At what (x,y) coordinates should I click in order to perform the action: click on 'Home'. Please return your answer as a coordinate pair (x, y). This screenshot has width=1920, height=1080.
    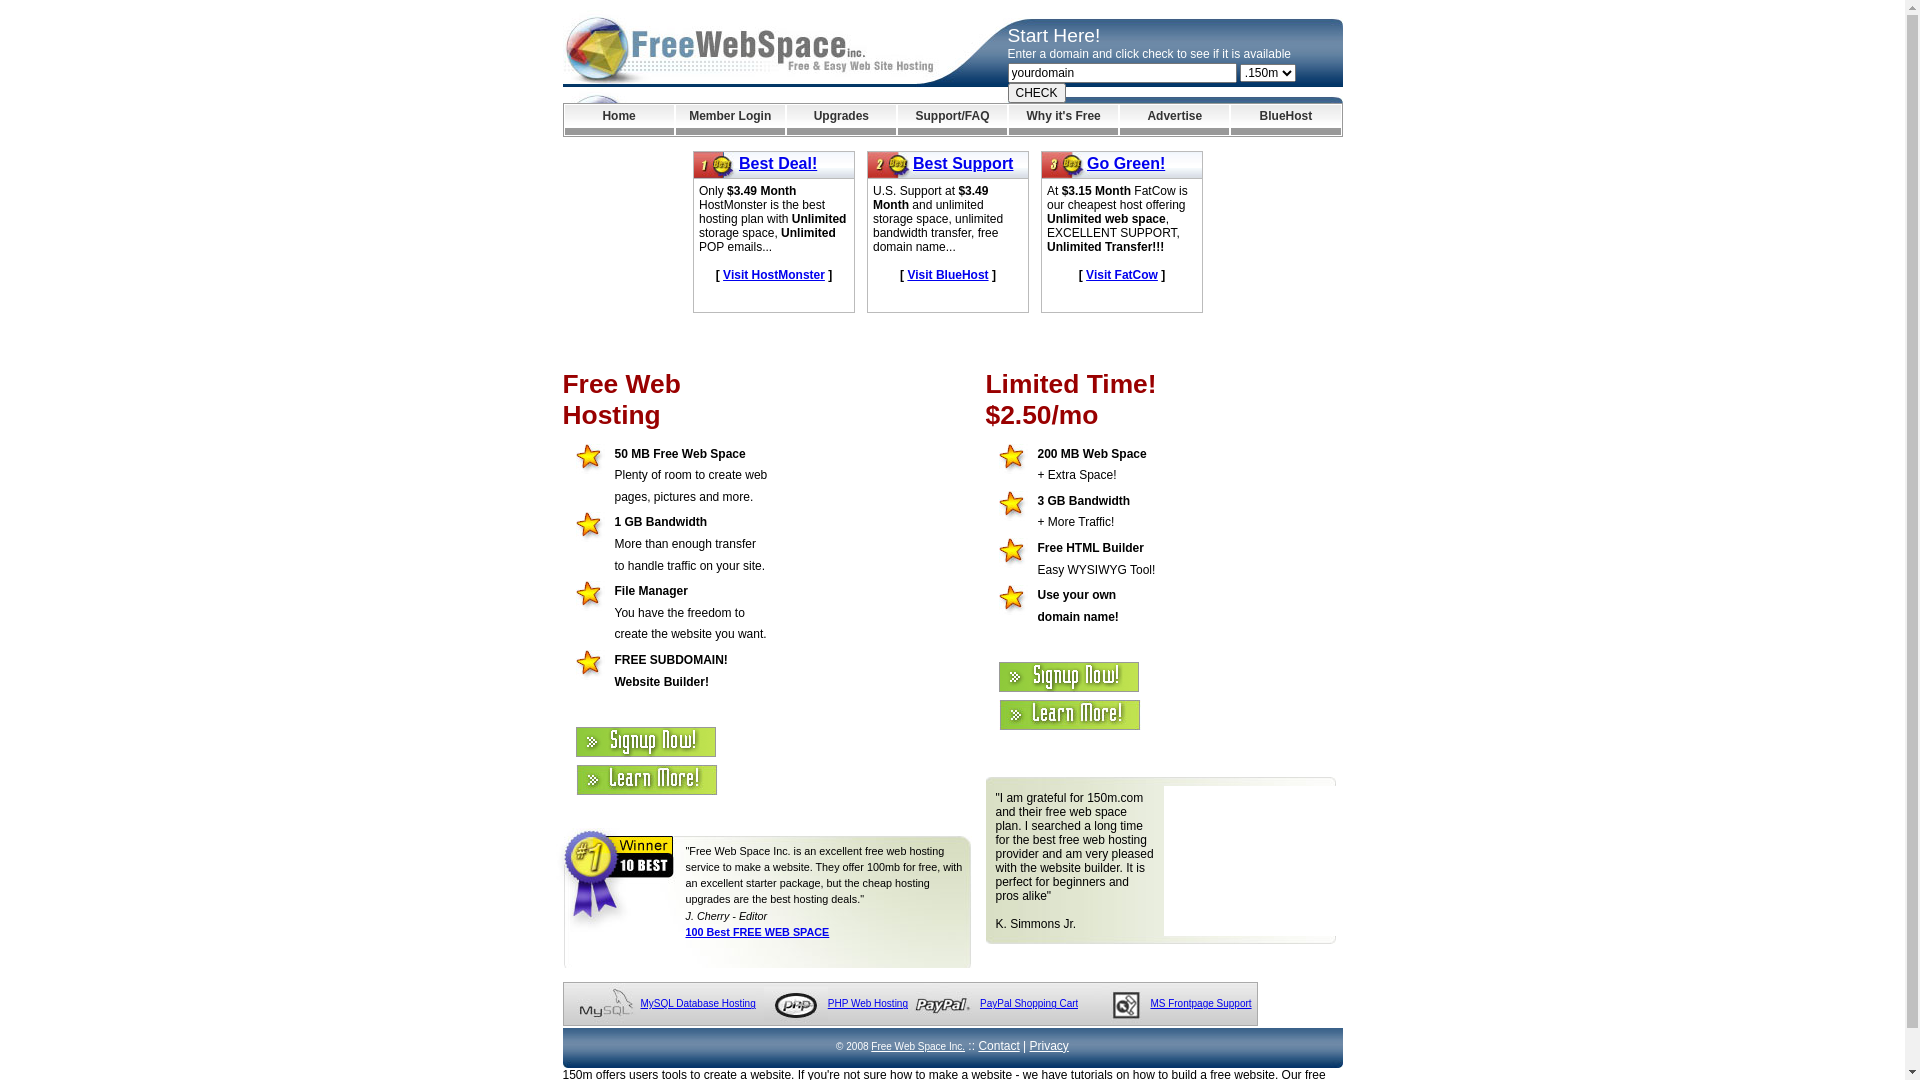
    Looking at the image, I should click on (617, 119).